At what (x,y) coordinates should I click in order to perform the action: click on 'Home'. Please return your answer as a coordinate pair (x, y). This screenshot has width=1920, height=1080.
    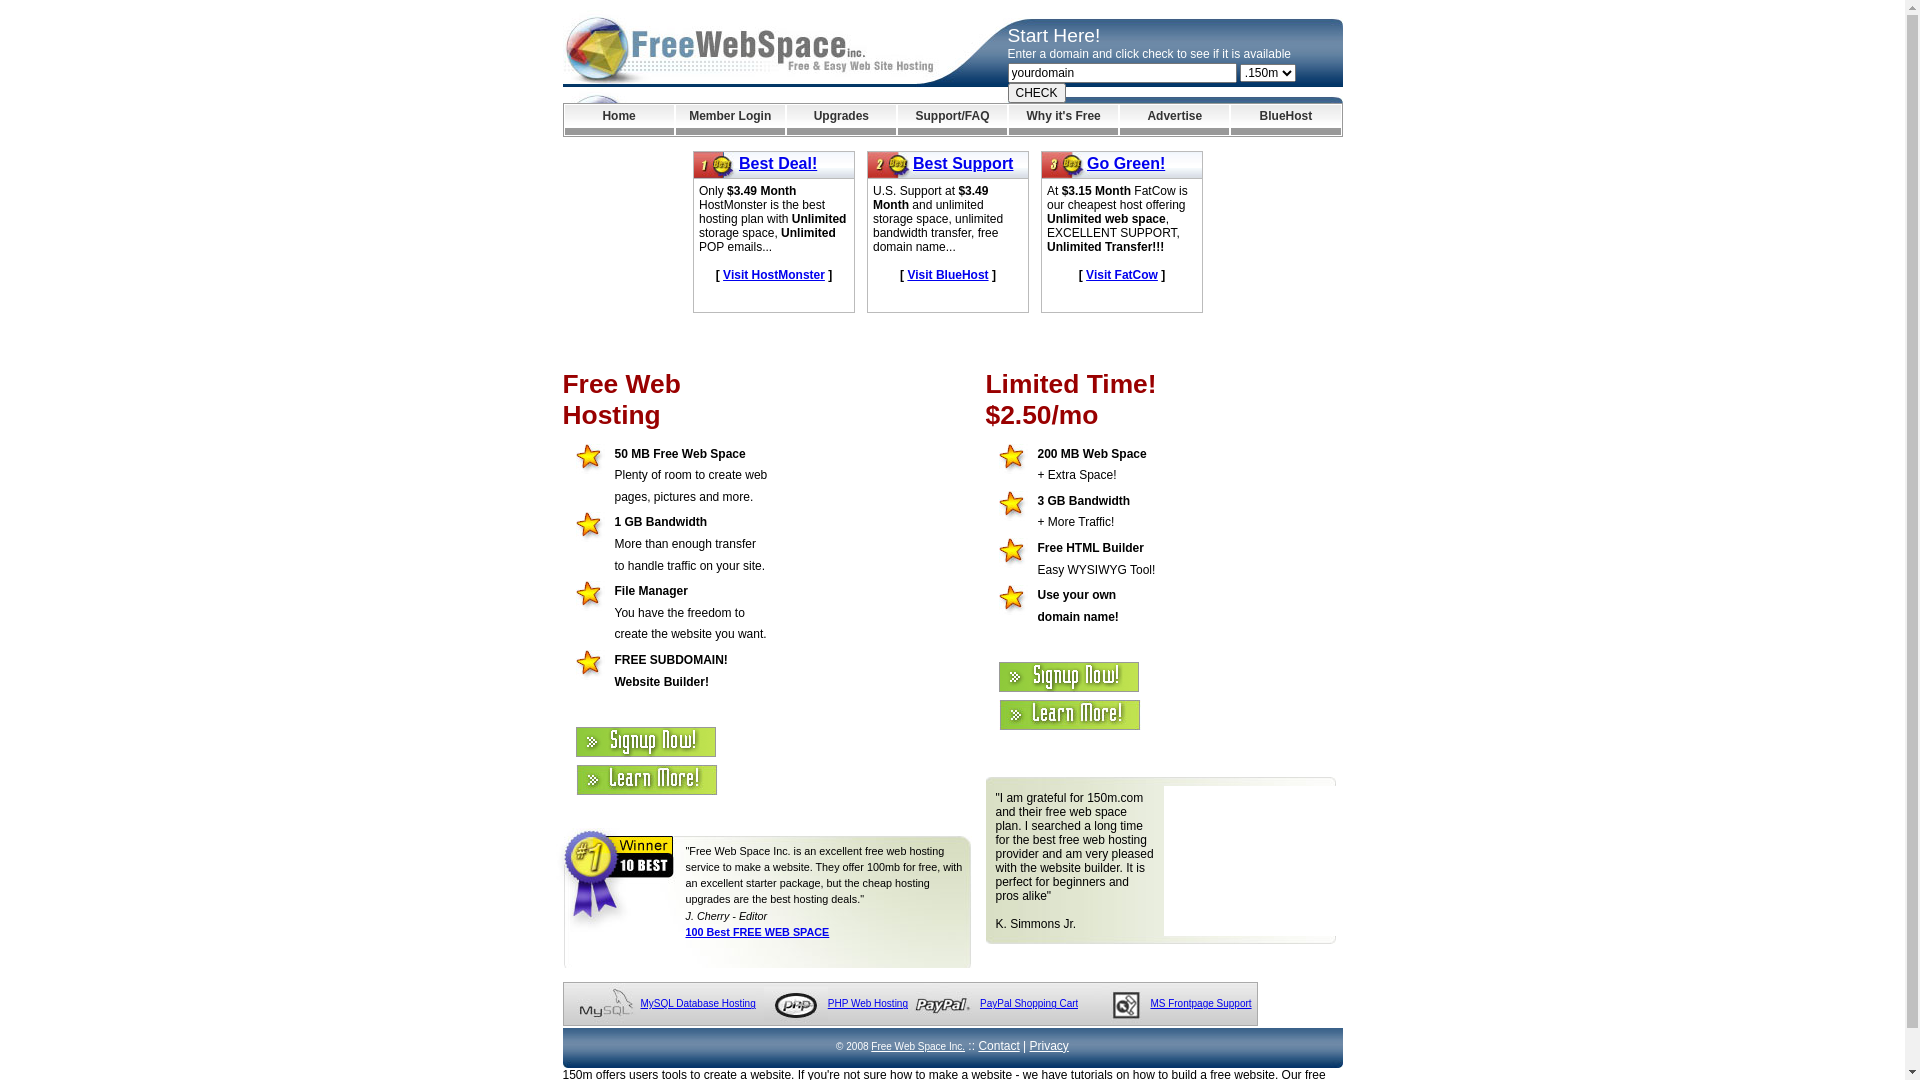
    Looking at the image, I should click on (617, 119).